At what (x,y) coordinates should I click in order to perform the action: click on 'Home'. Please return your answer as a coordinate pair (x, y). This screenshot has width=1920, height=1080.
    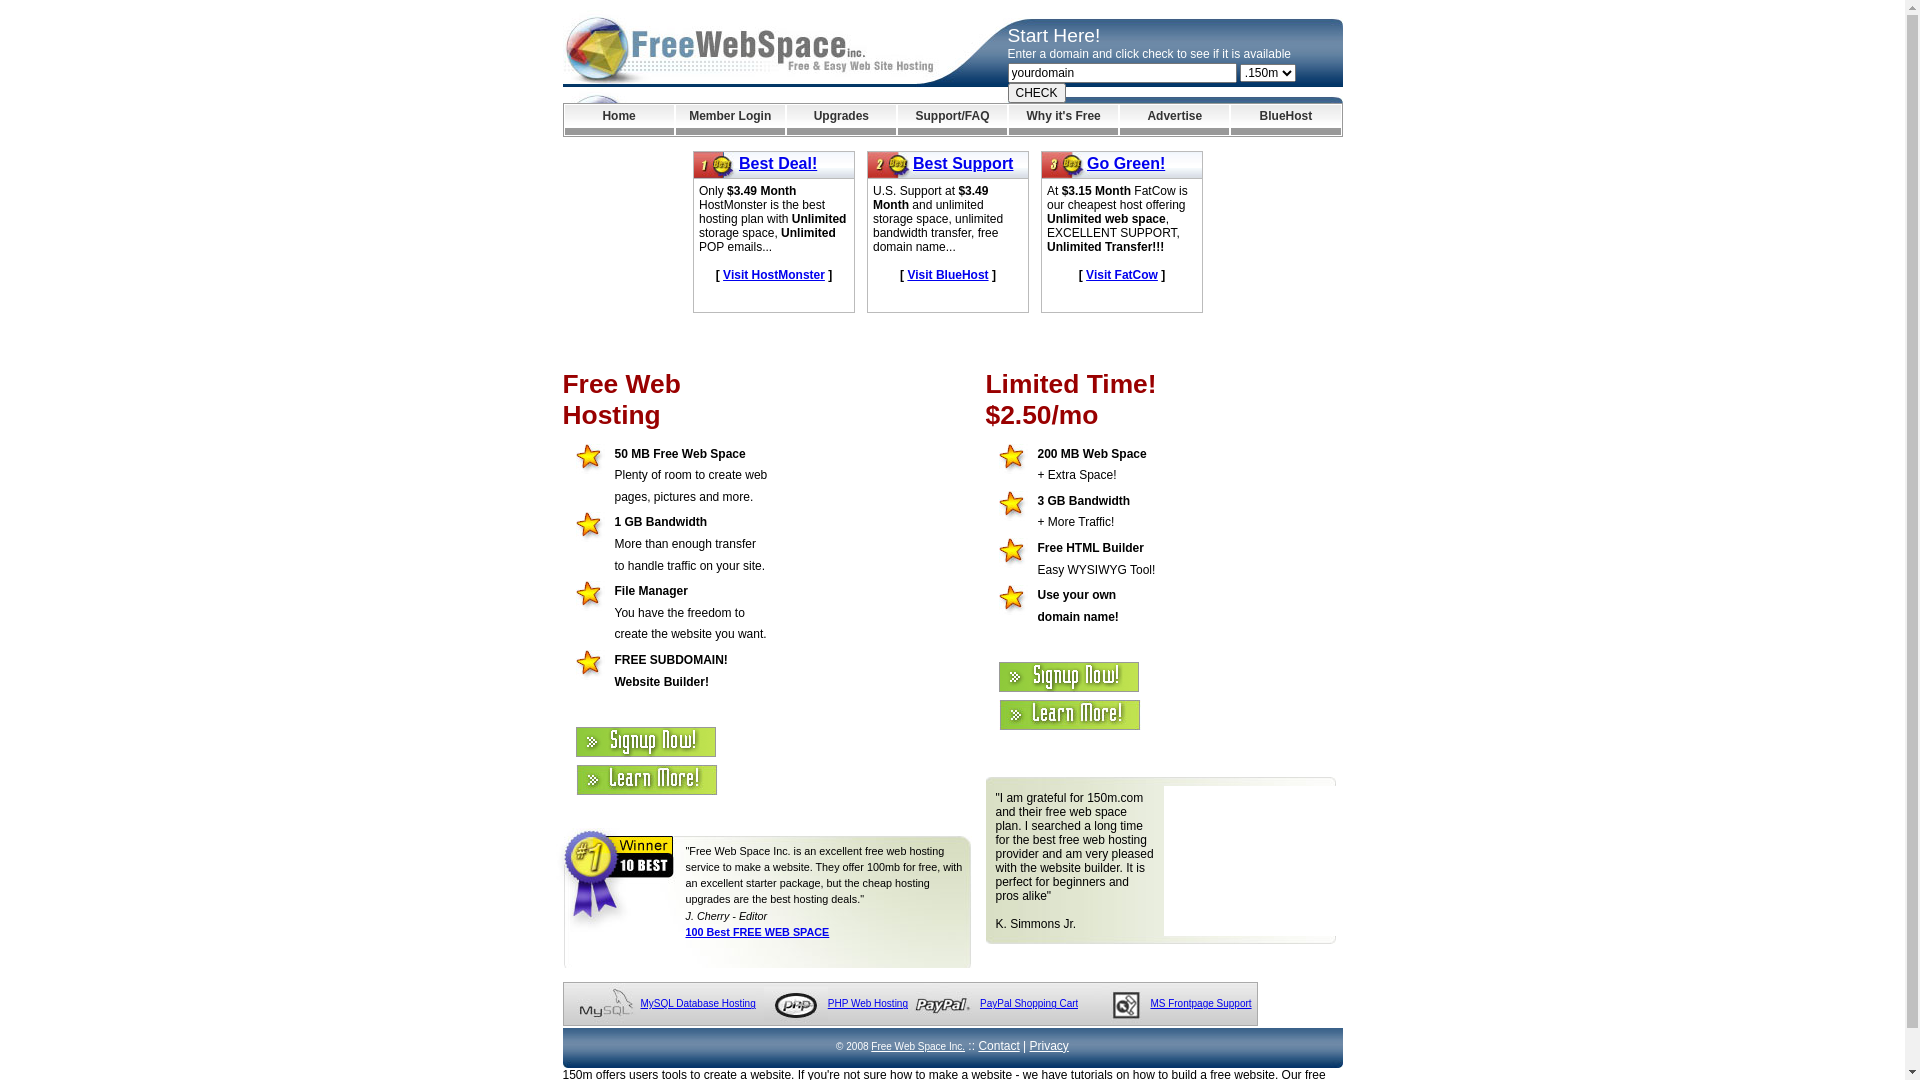
    Looking at the image, I should click on (617, 119).